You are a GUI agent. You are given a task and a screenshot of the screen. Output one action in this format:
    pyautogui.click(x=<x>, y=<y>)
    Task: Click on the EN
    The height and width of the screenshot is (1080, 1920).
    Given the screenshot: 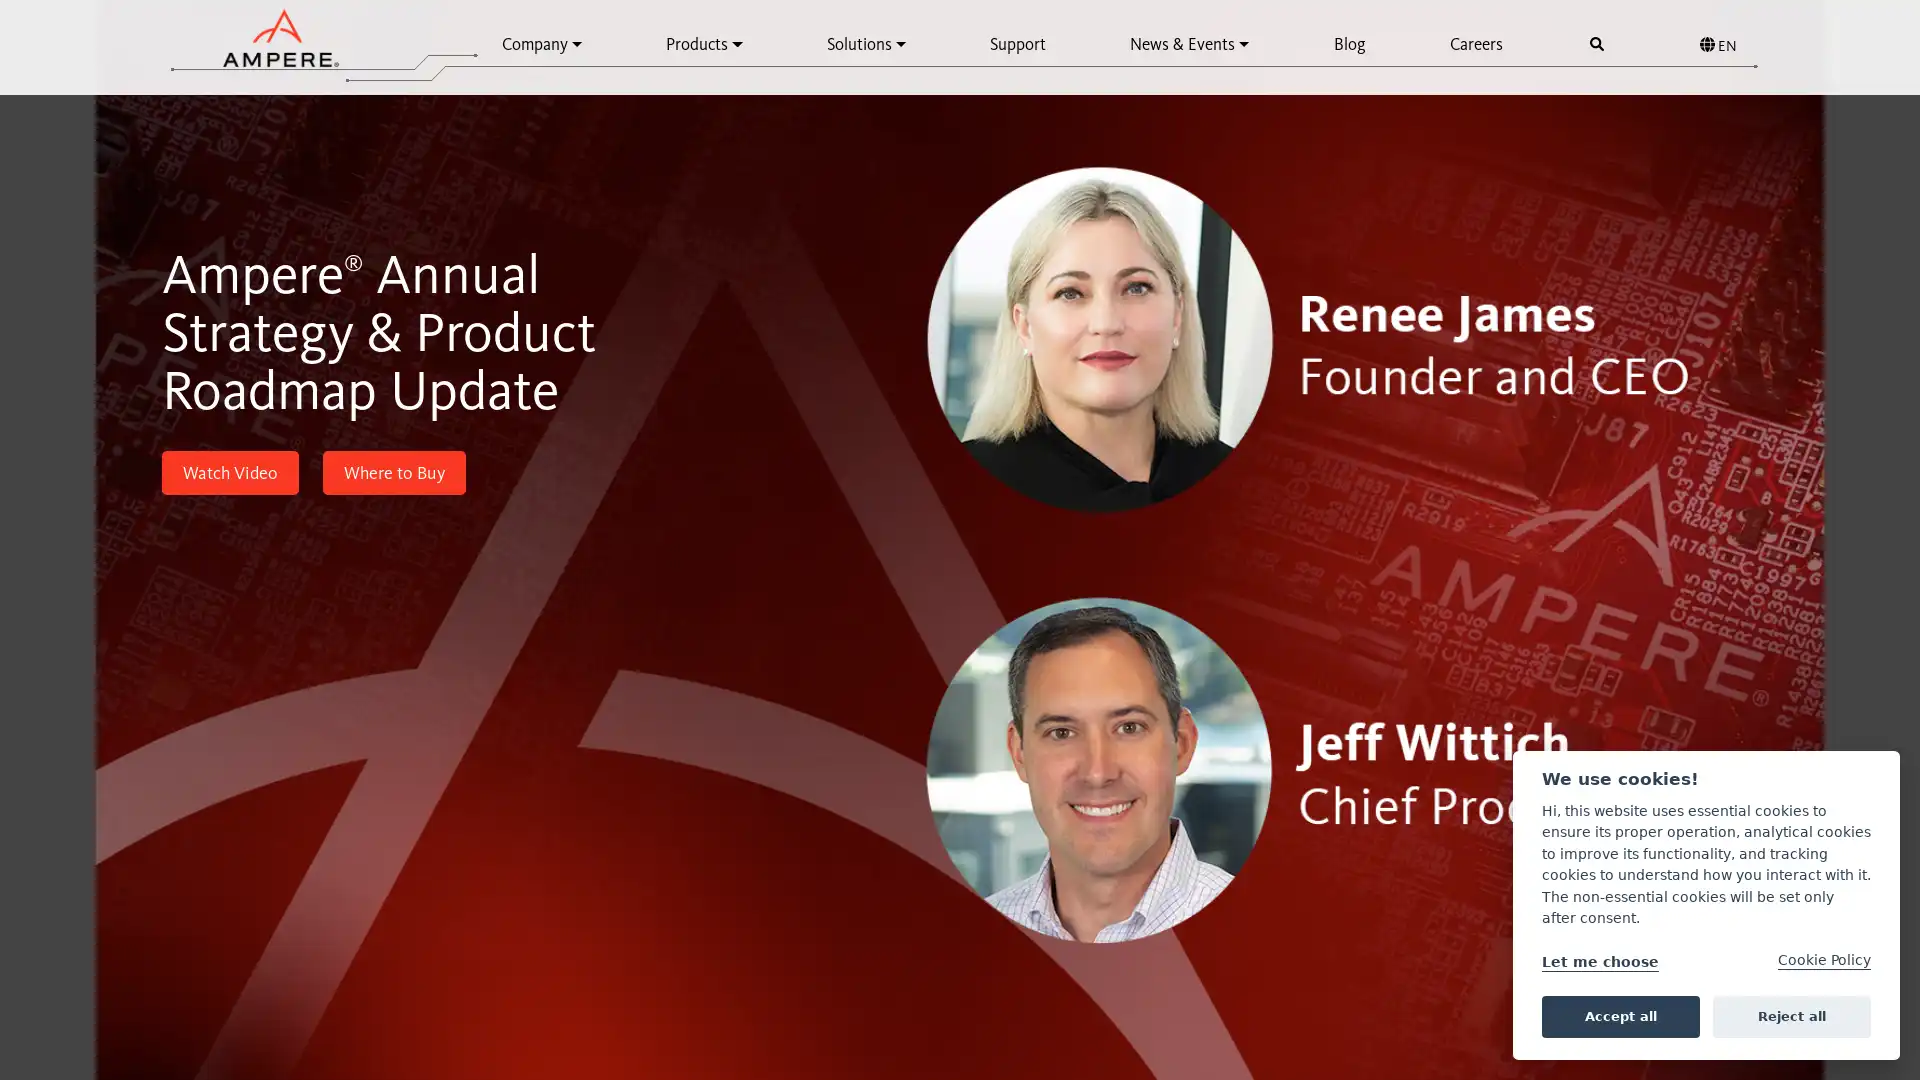 What is the action you would take?
    pyautogui.click(x=1716, y=45)
    